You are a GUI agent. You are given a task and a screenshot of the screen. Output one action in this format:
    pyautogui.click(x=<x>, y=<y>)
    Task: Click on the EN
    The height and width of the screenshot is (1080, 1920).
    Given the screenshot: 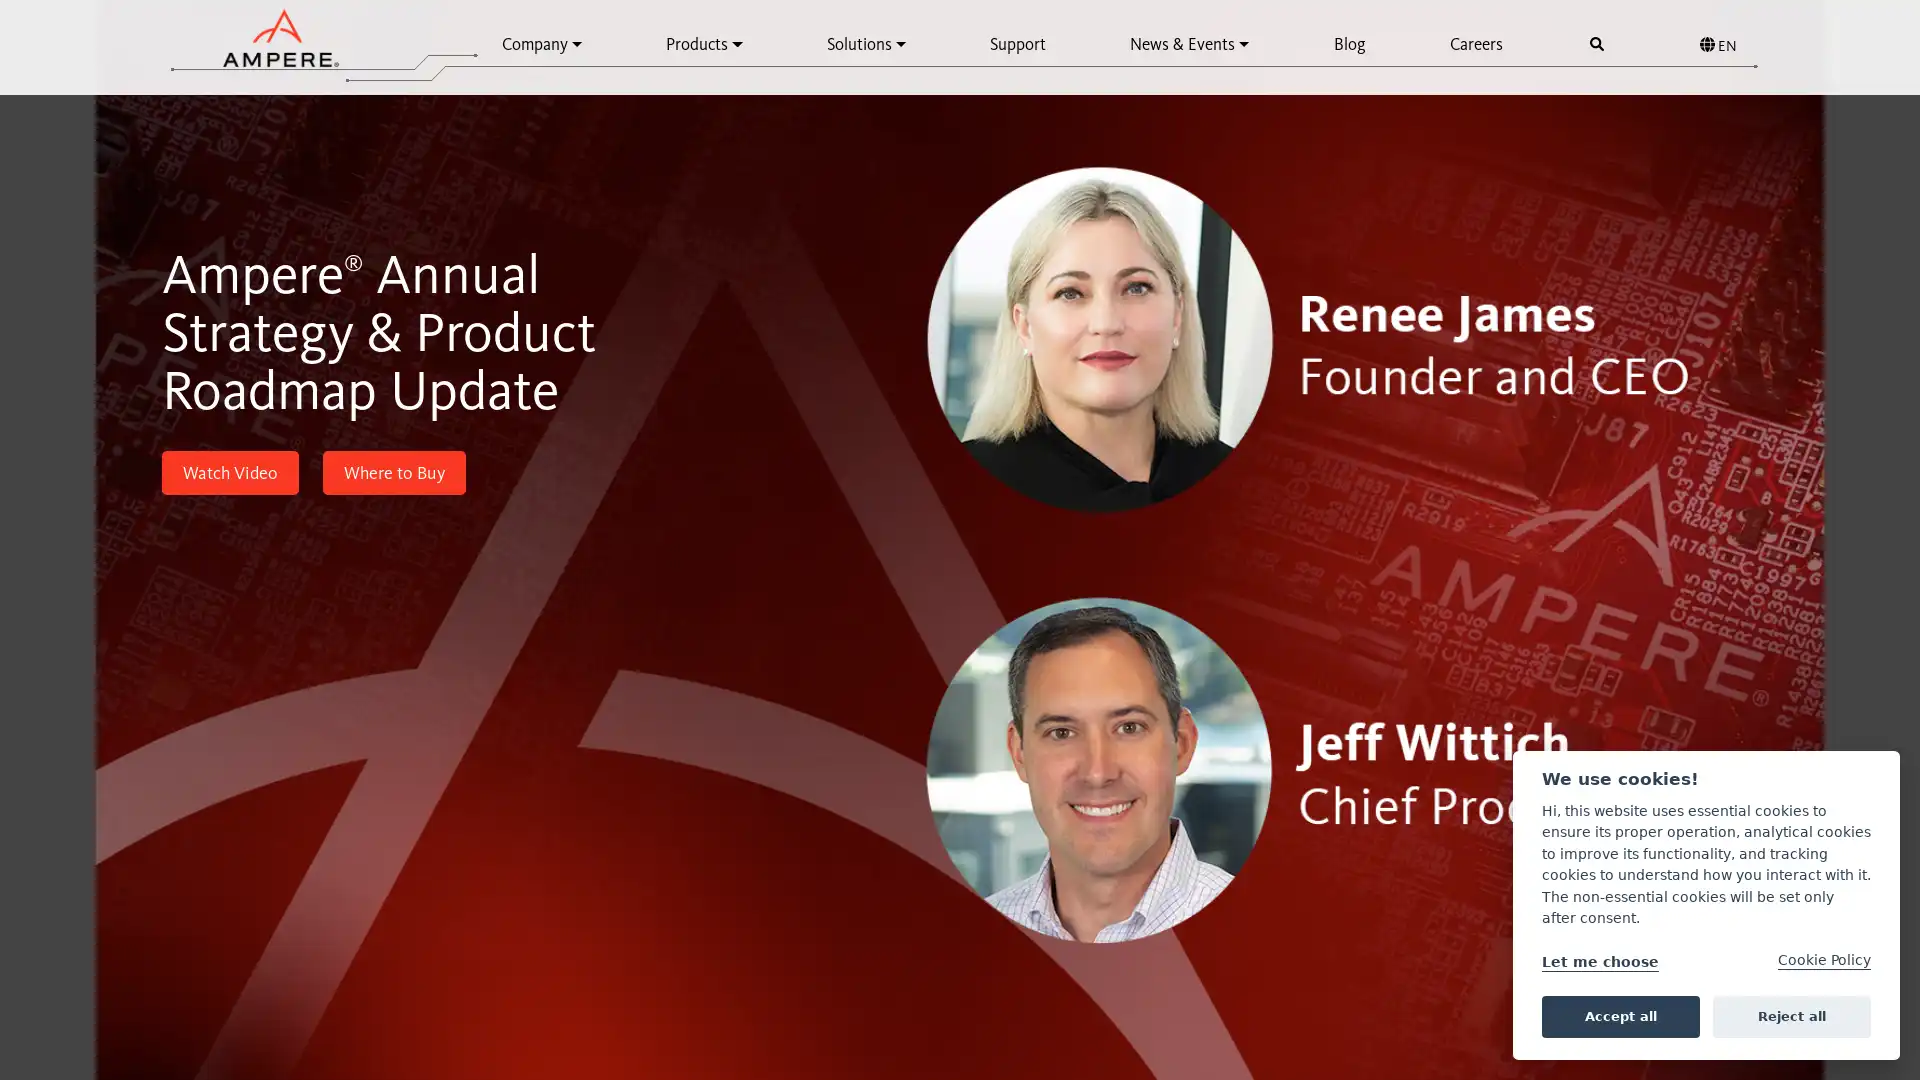 What is the action you would take?
    pyautogui.click(x=1716, y=45)
    